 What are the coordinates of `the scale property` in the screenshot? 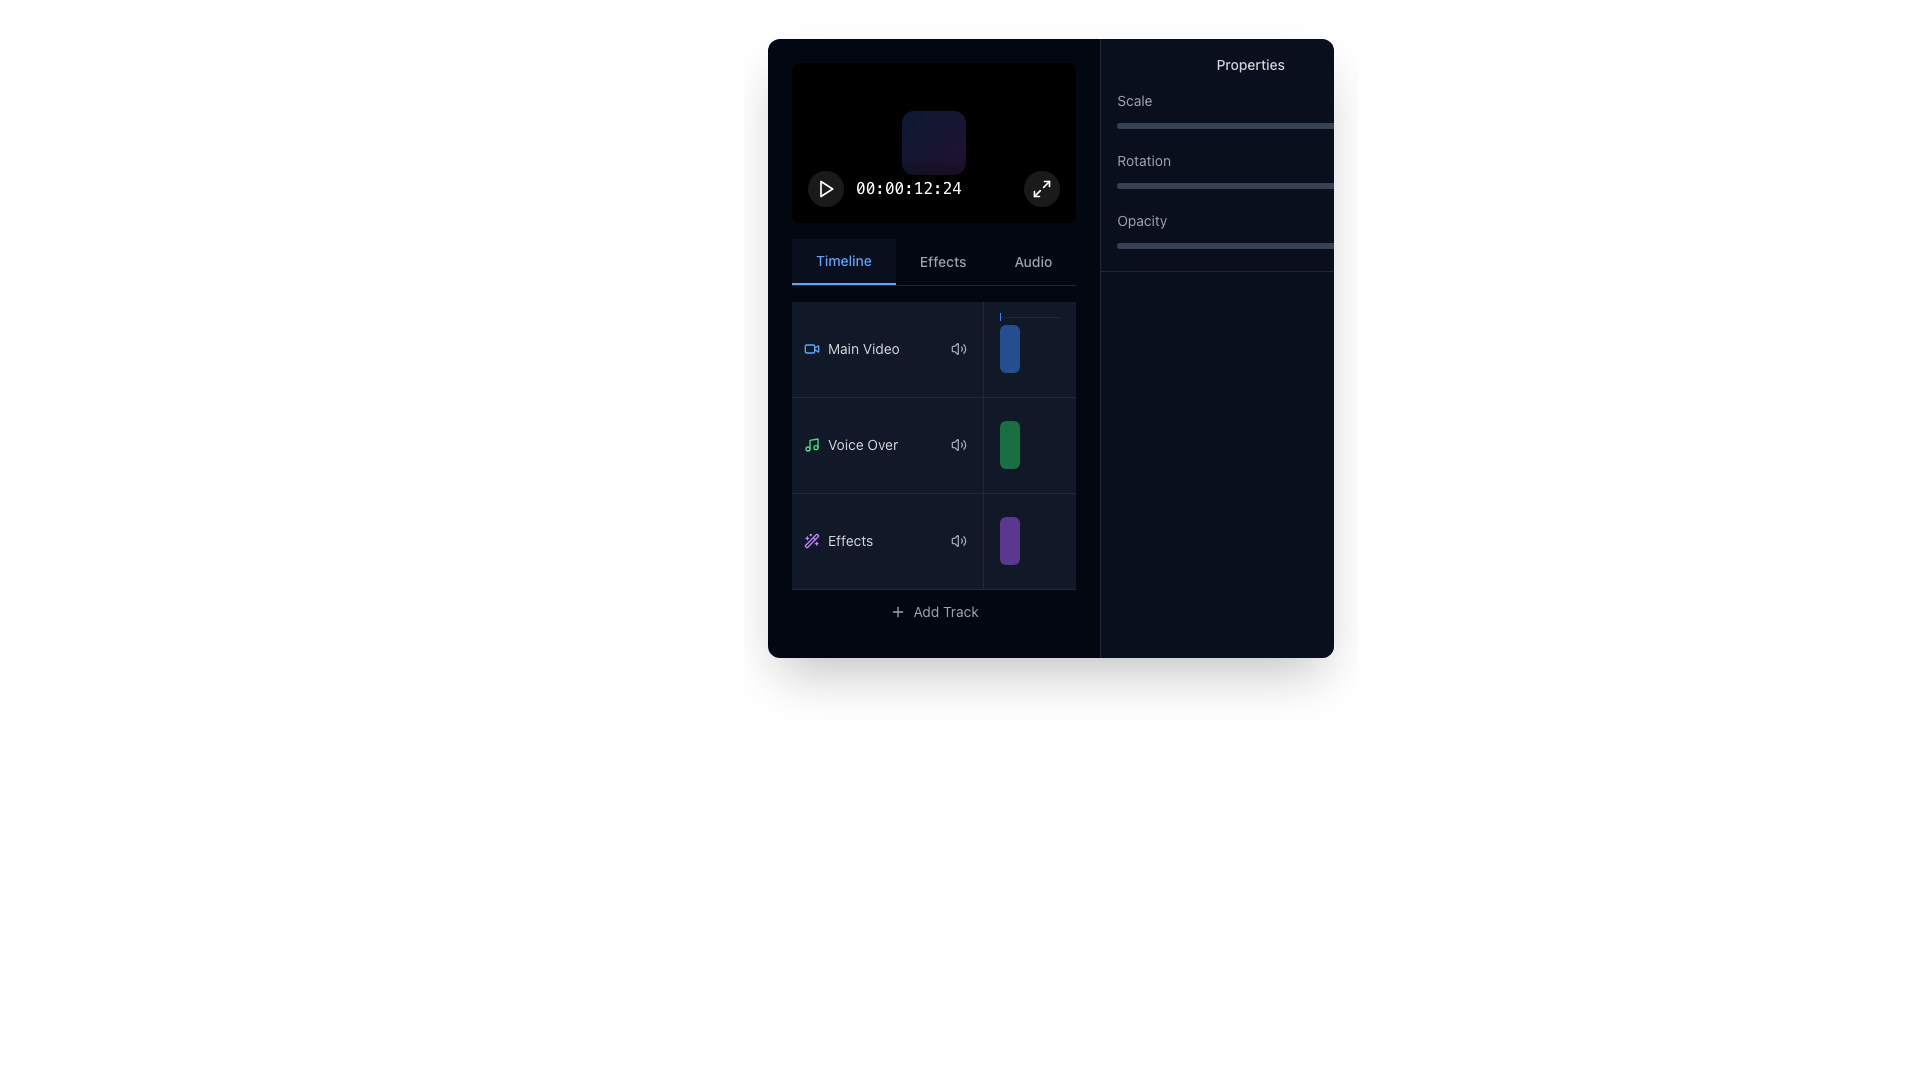 It's located at (1138, 126).